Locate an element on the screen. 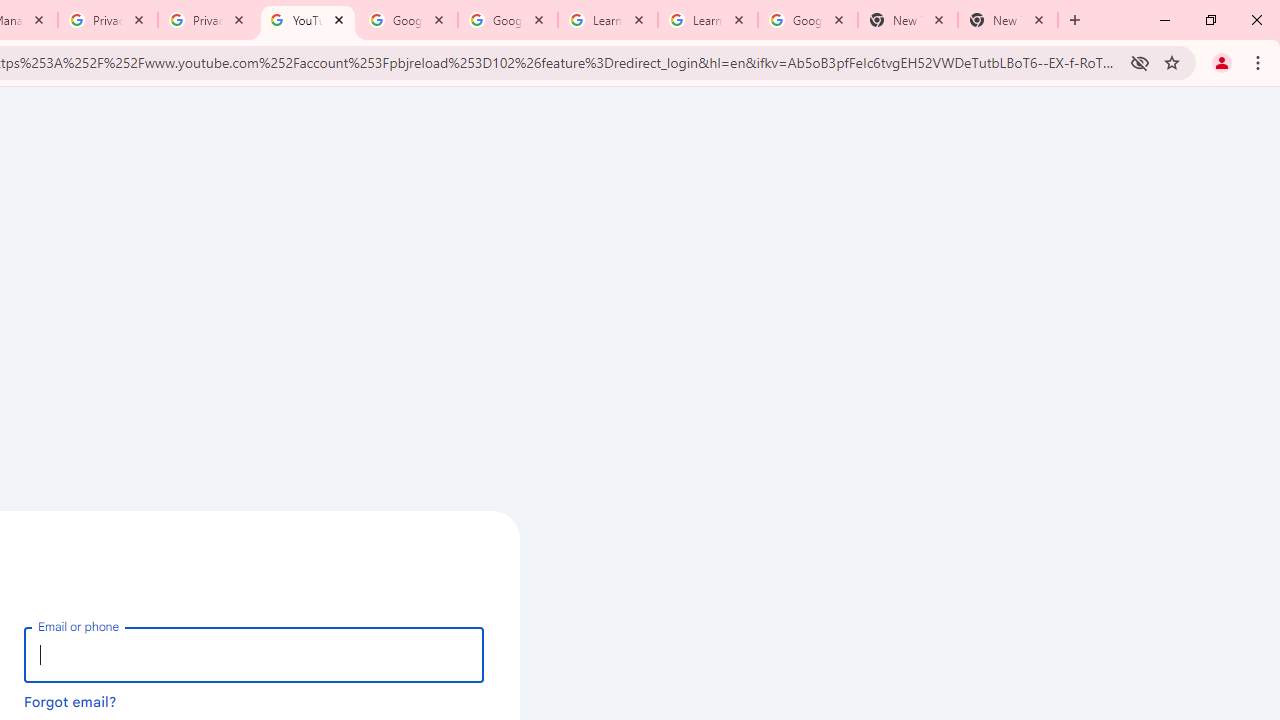 The height and width of the screenshot is (720, 1280). 'Google Account Help' is located at coordinates (508, 20).